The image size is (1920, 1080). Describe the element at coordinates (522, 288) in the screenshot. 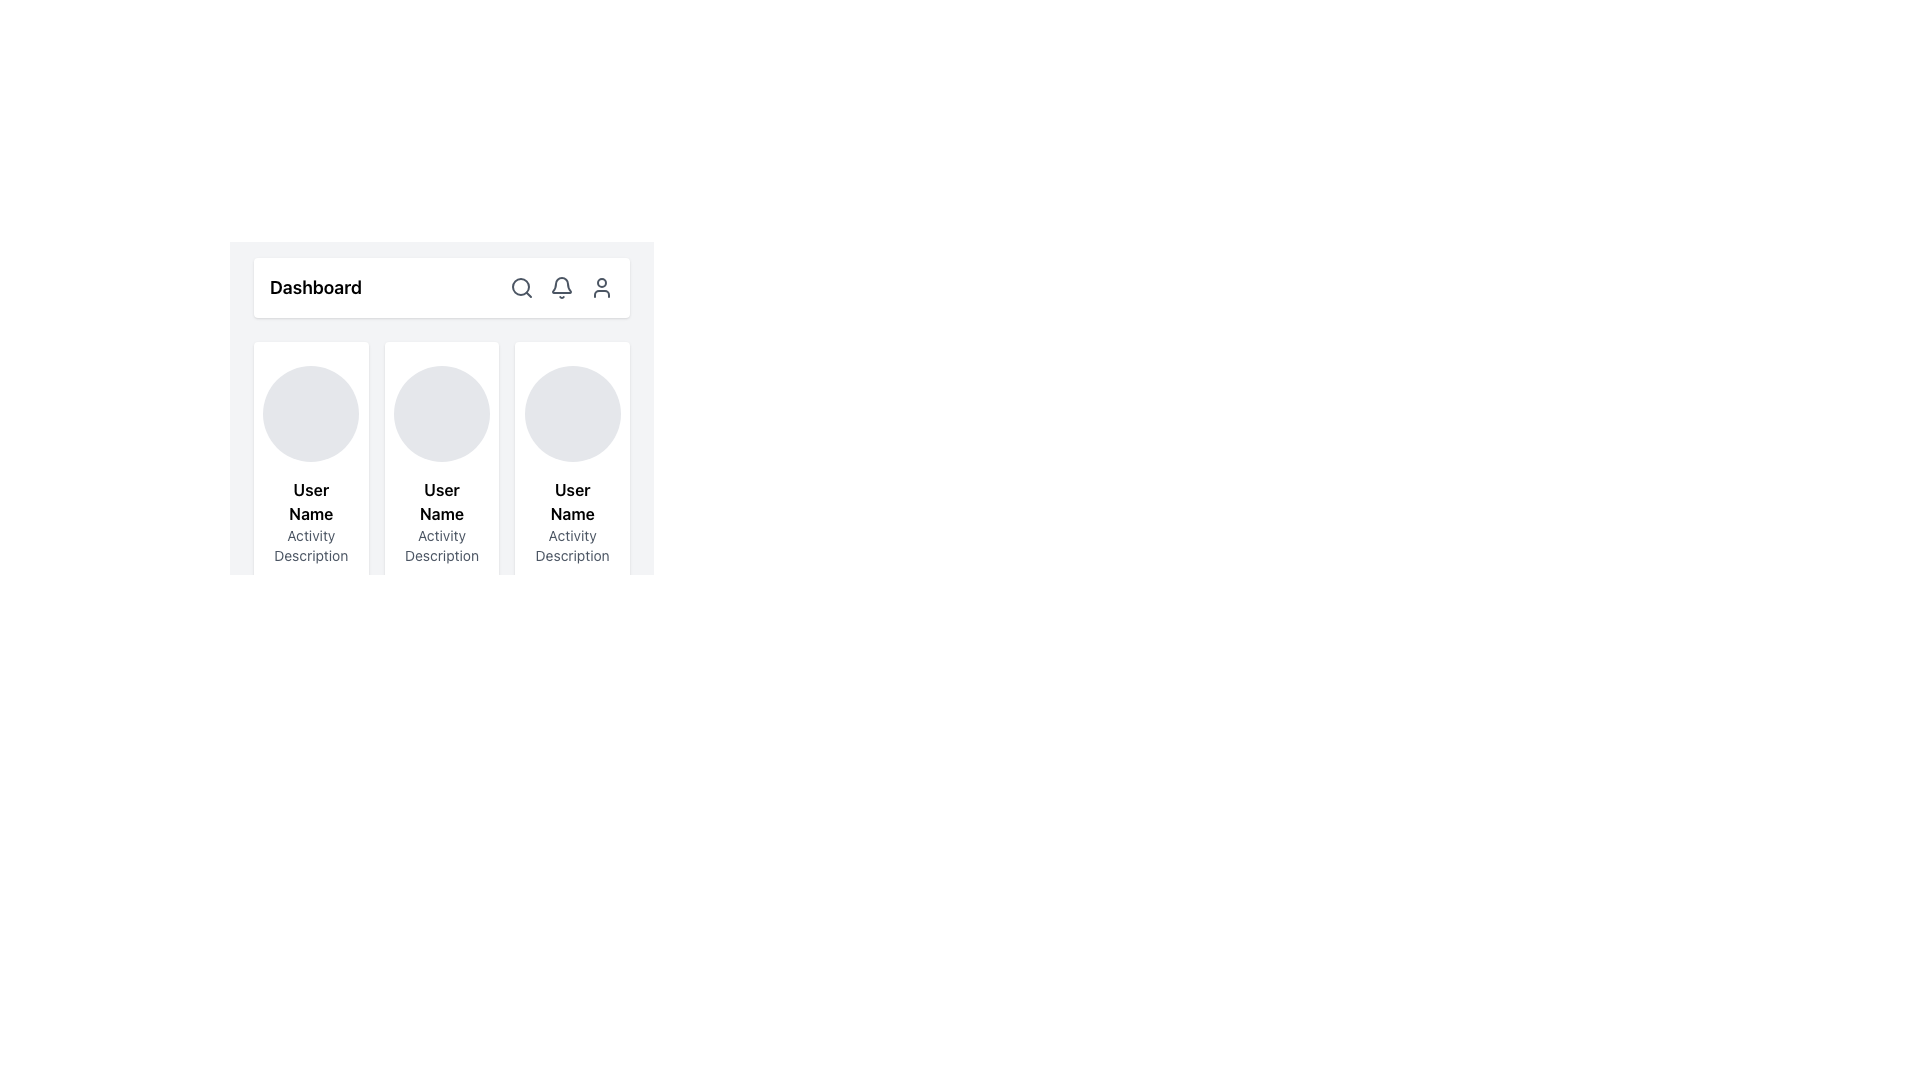

I see `the search icon located at the right end of the toolbar` at that location.